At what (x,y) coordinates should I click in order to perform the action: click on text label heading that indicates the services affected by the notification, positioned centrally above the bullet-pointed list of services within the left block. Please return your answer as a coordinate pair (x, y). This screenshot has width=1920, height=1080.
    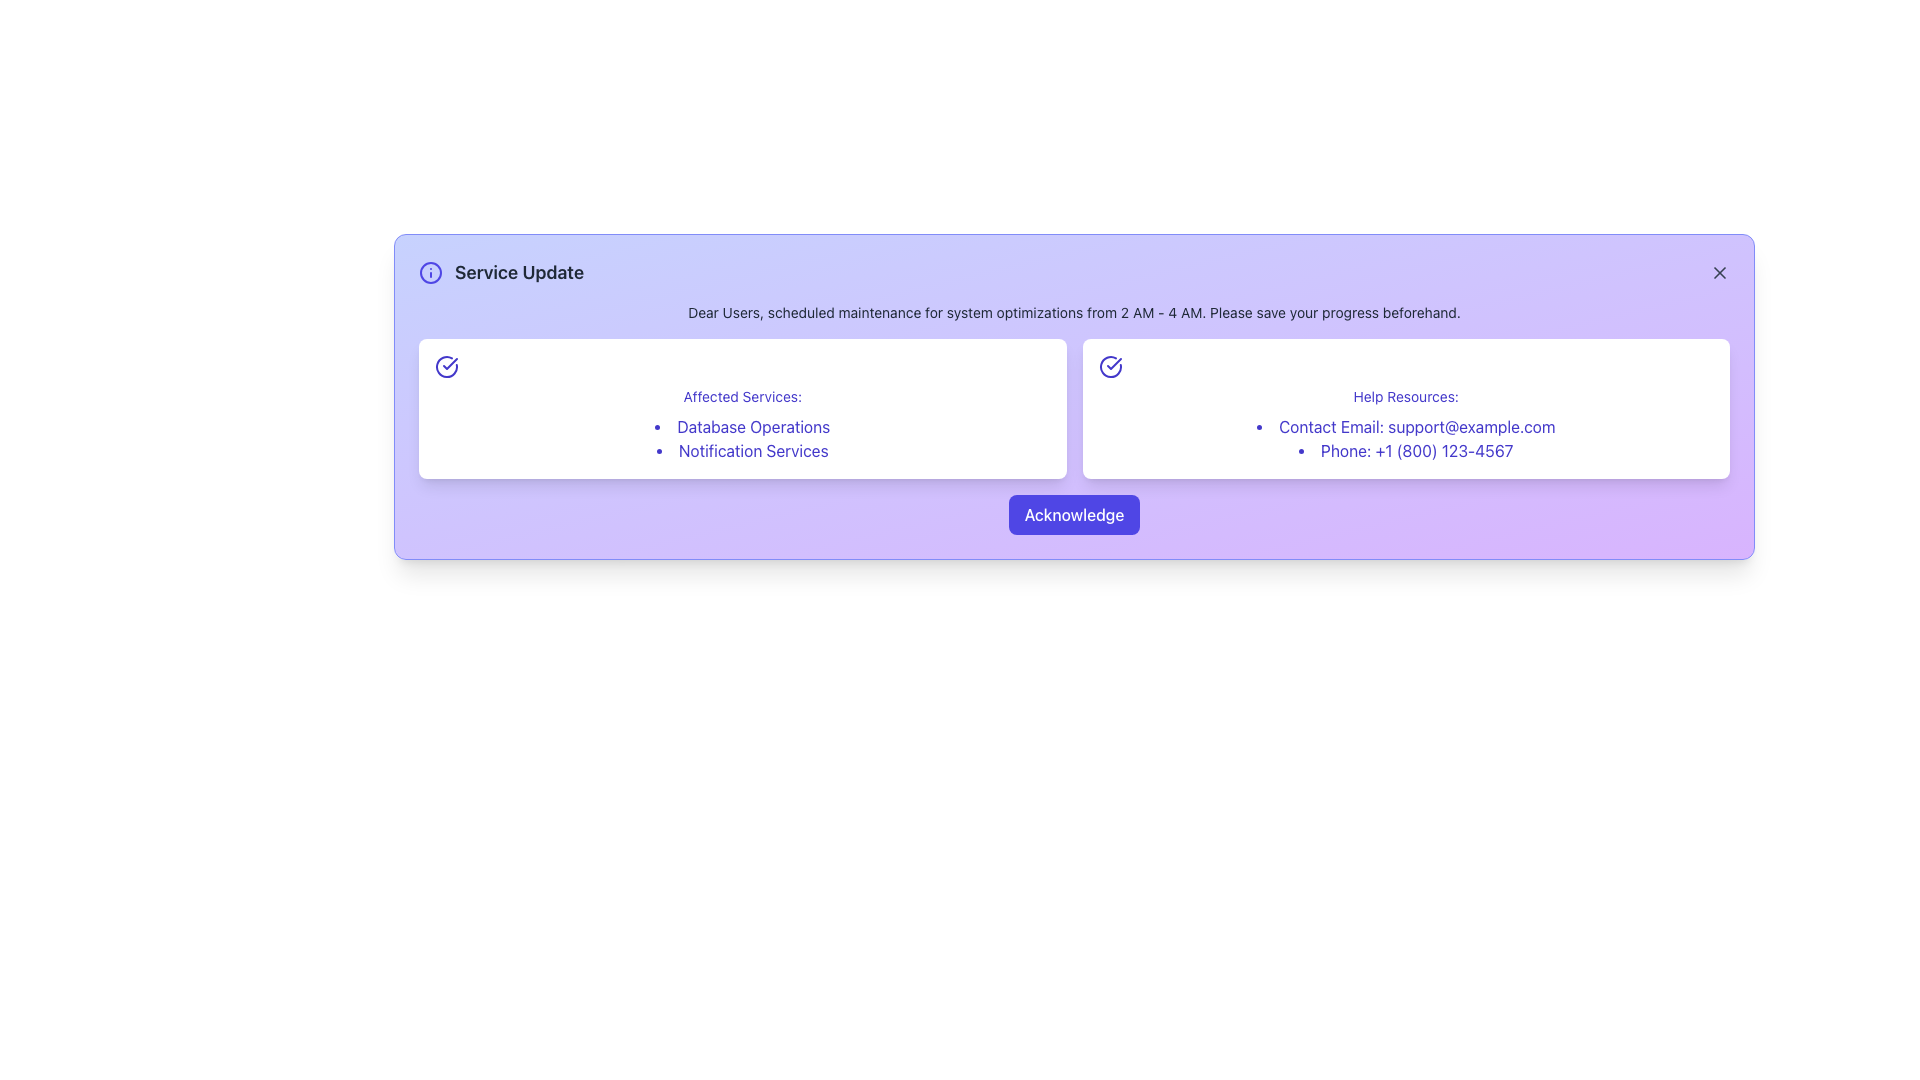
    Looking at the image, I should click on (741, 397).